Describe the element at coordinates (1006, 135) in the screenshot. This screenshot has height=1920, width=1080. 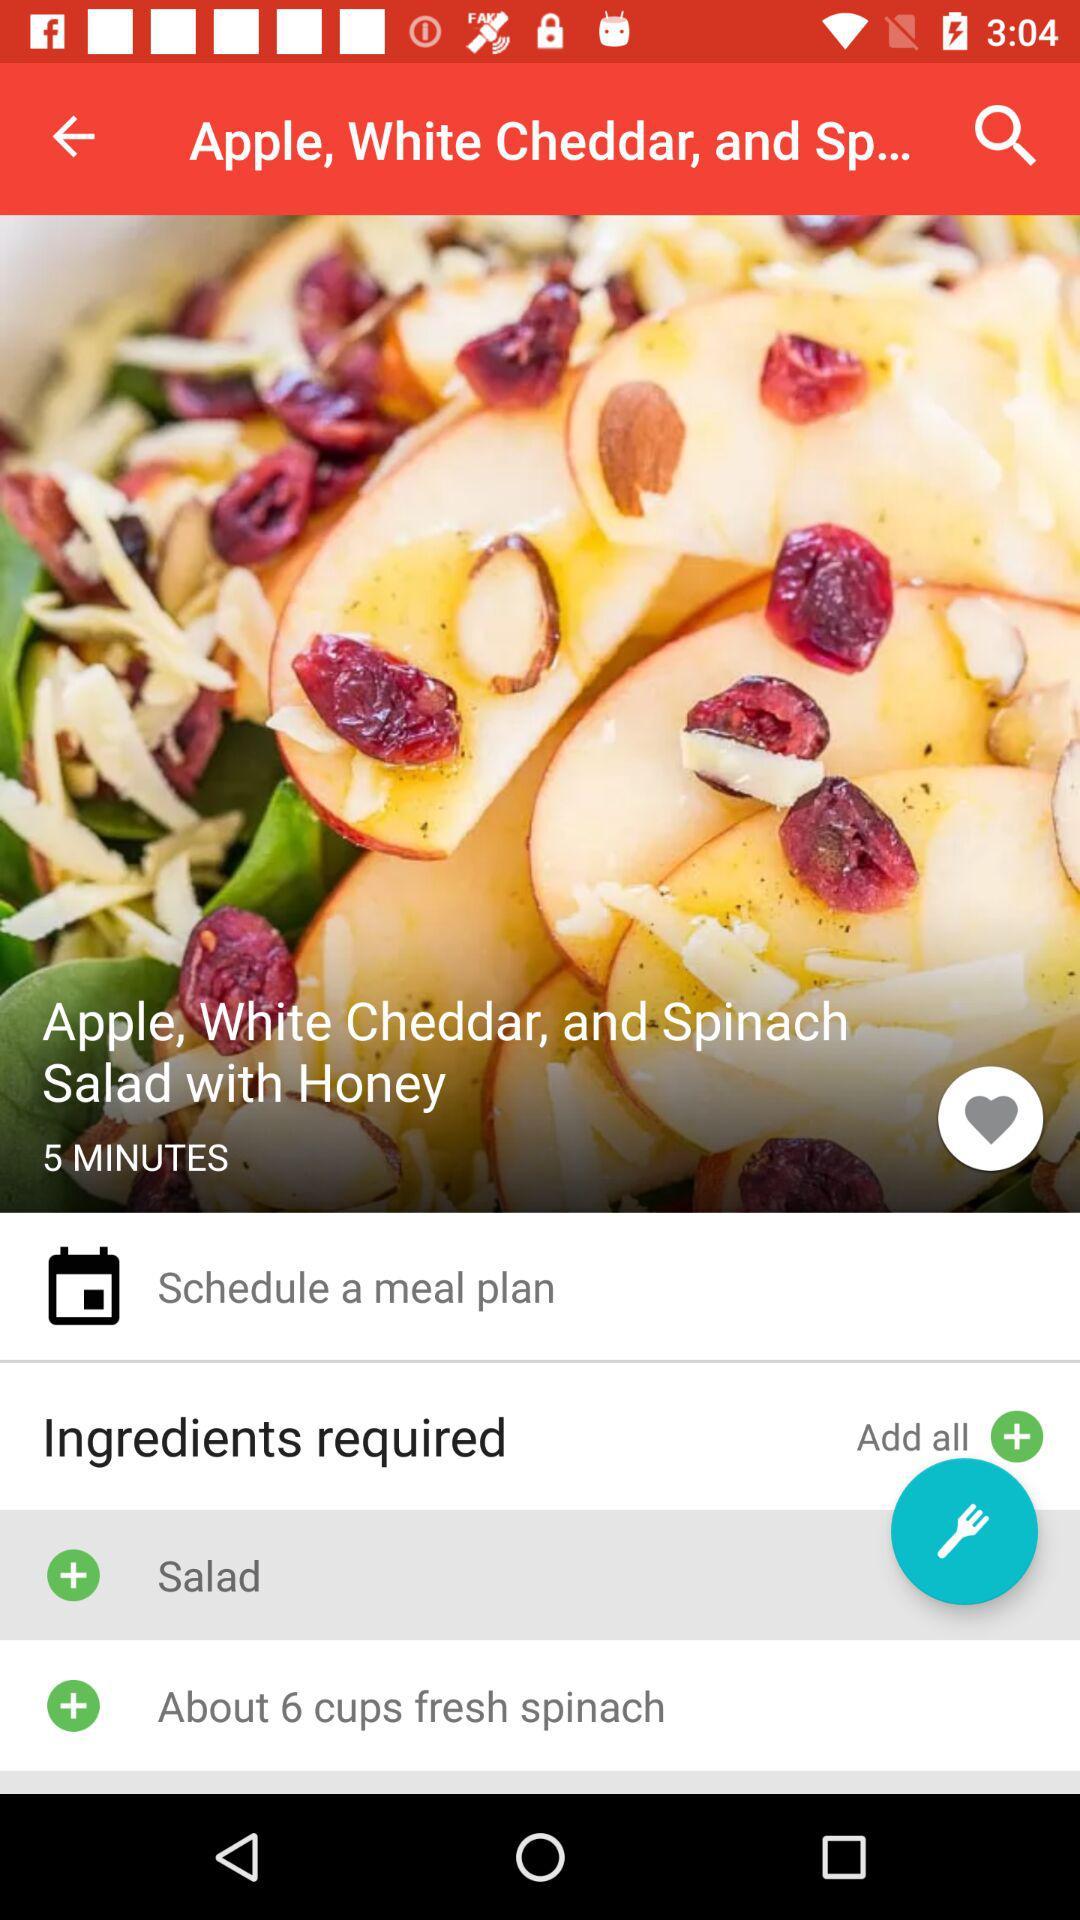
I see `item to the right of apple white cheddar` at that location.